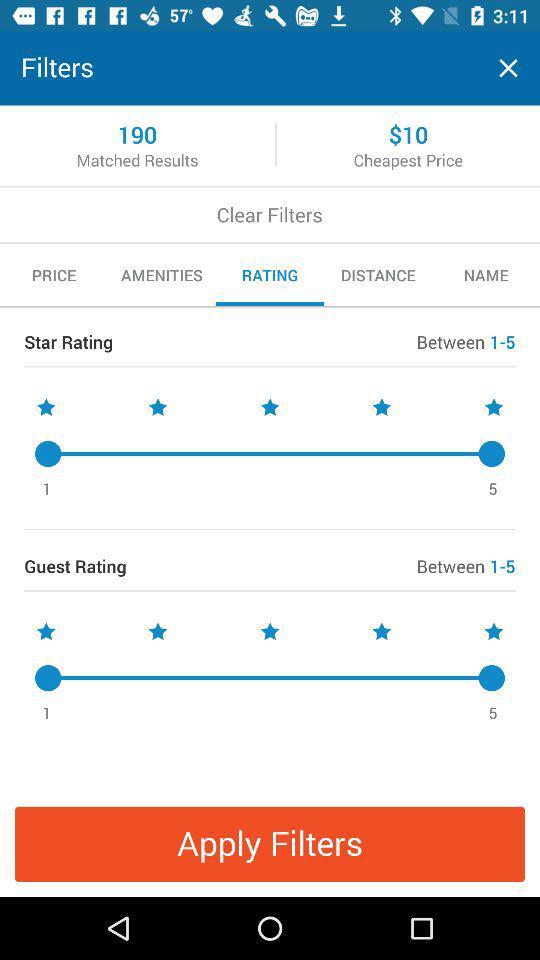 The image size is (540, 960). I want to click on the item next to rating item, so click(161, 274).